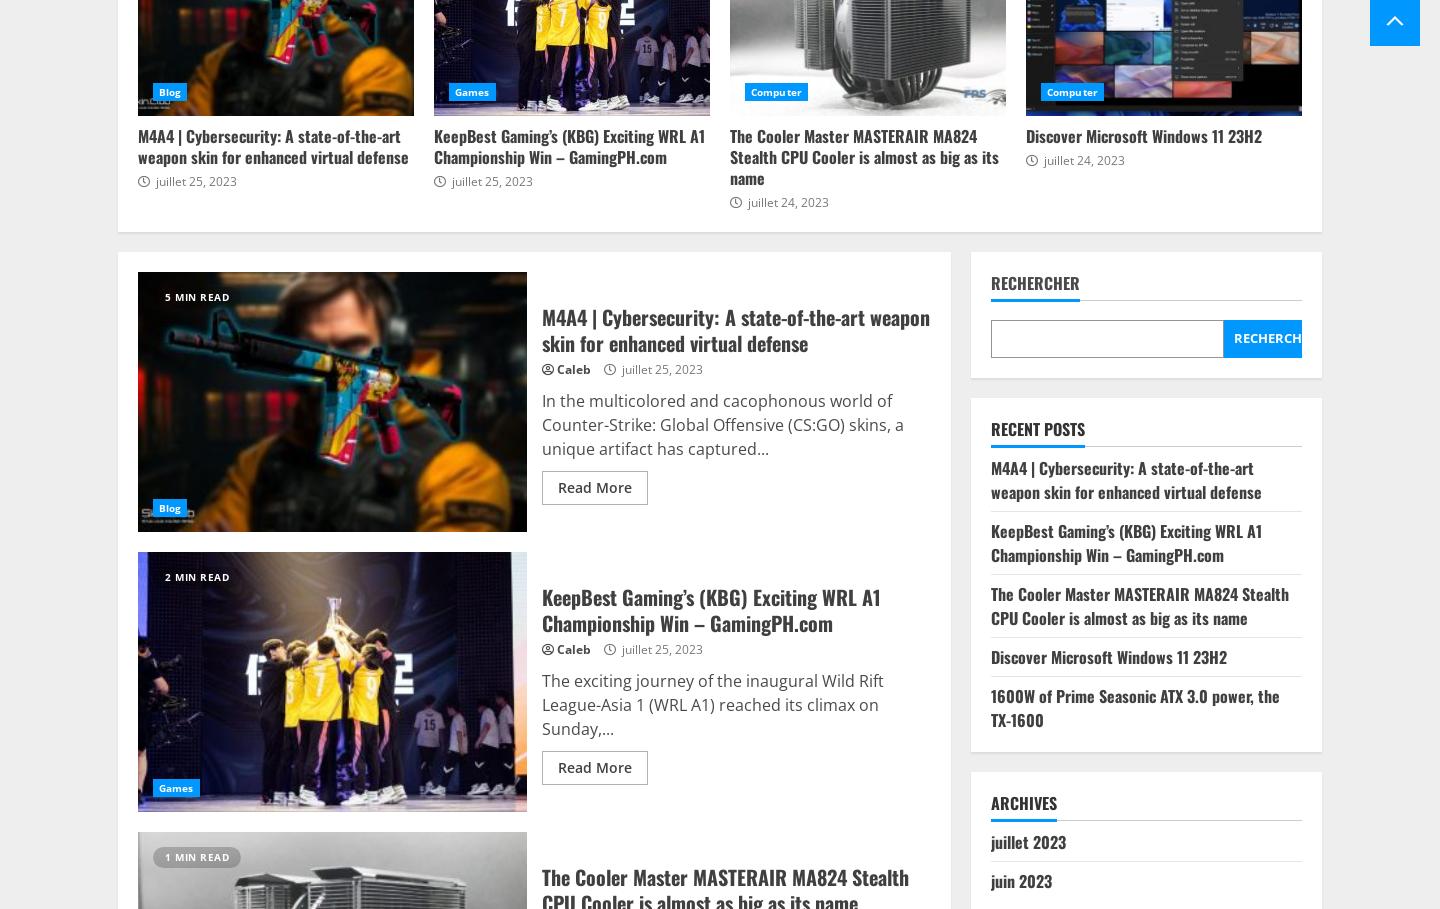 The width and height of the screenshot is (1440, 909). I want to click on 'juin 2023', so click(1019, 881).